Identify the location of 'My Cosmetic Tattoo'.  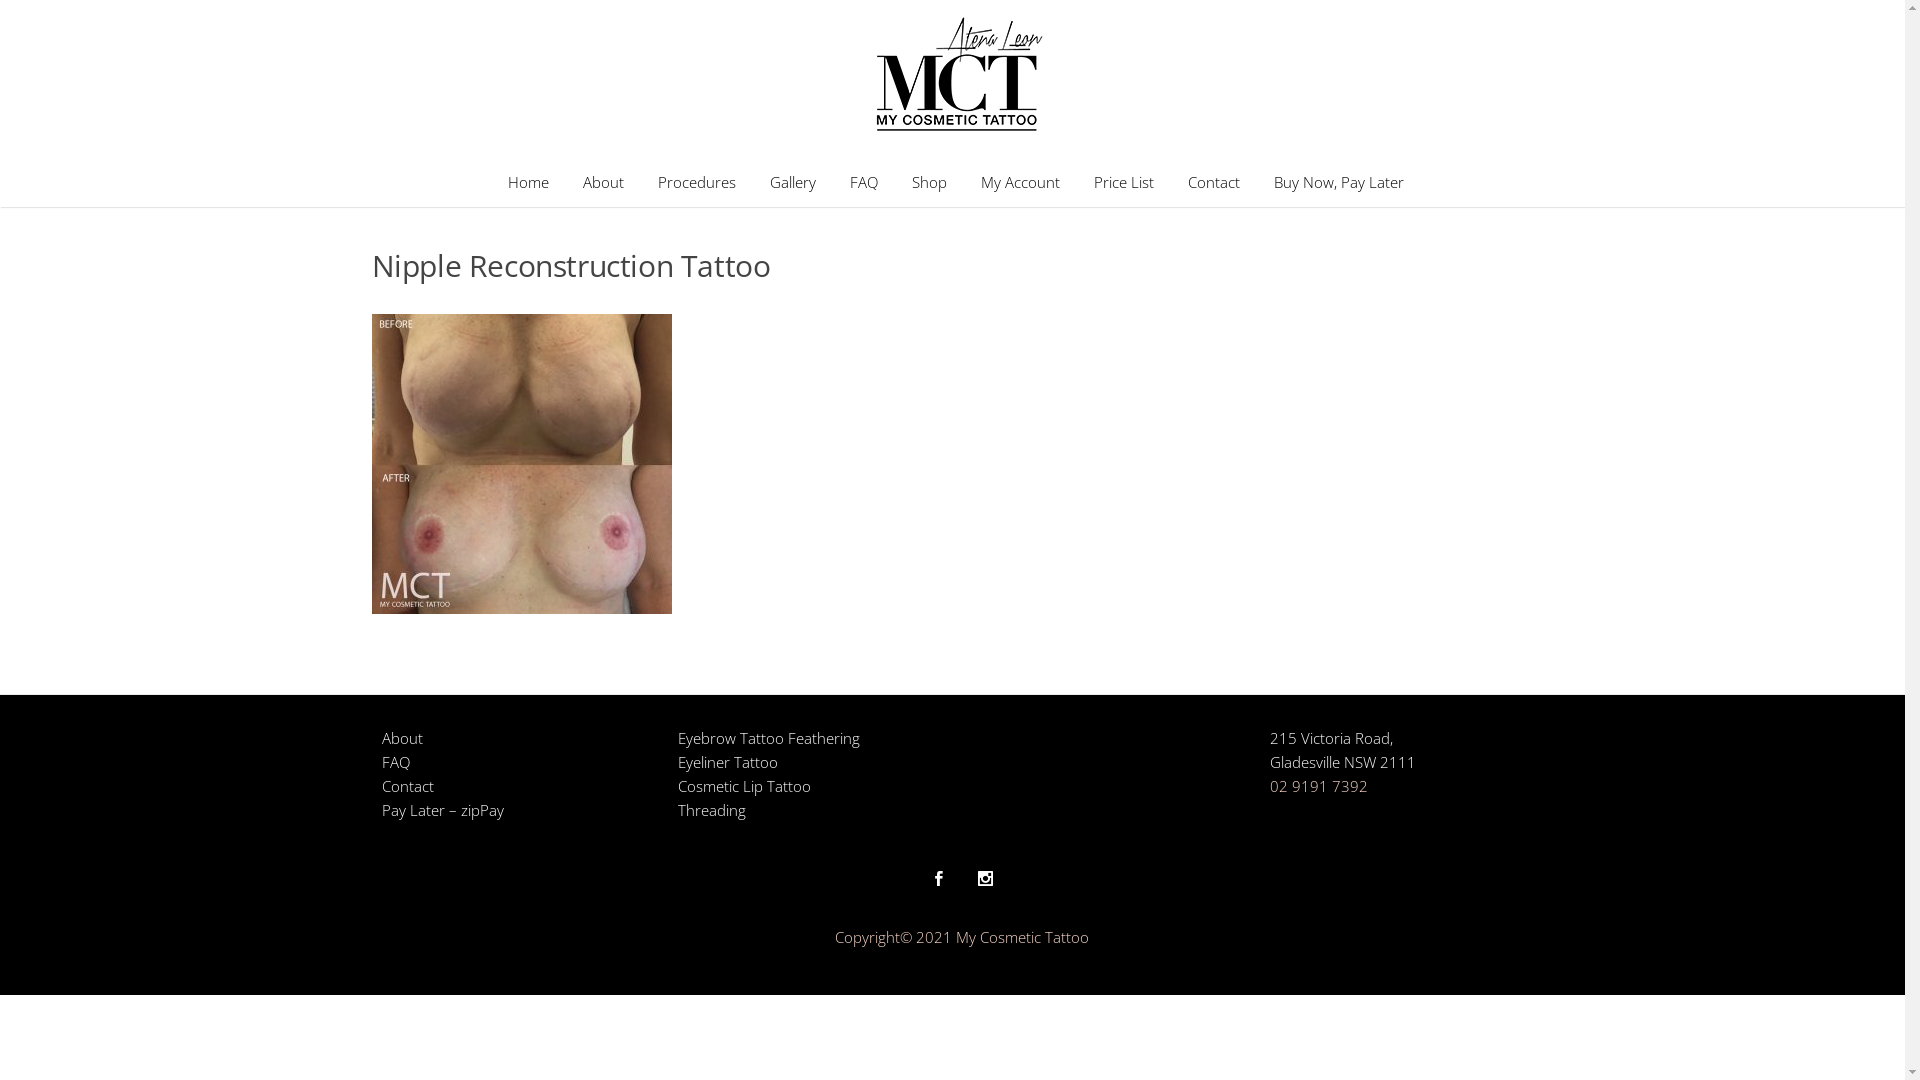
(954, 76).